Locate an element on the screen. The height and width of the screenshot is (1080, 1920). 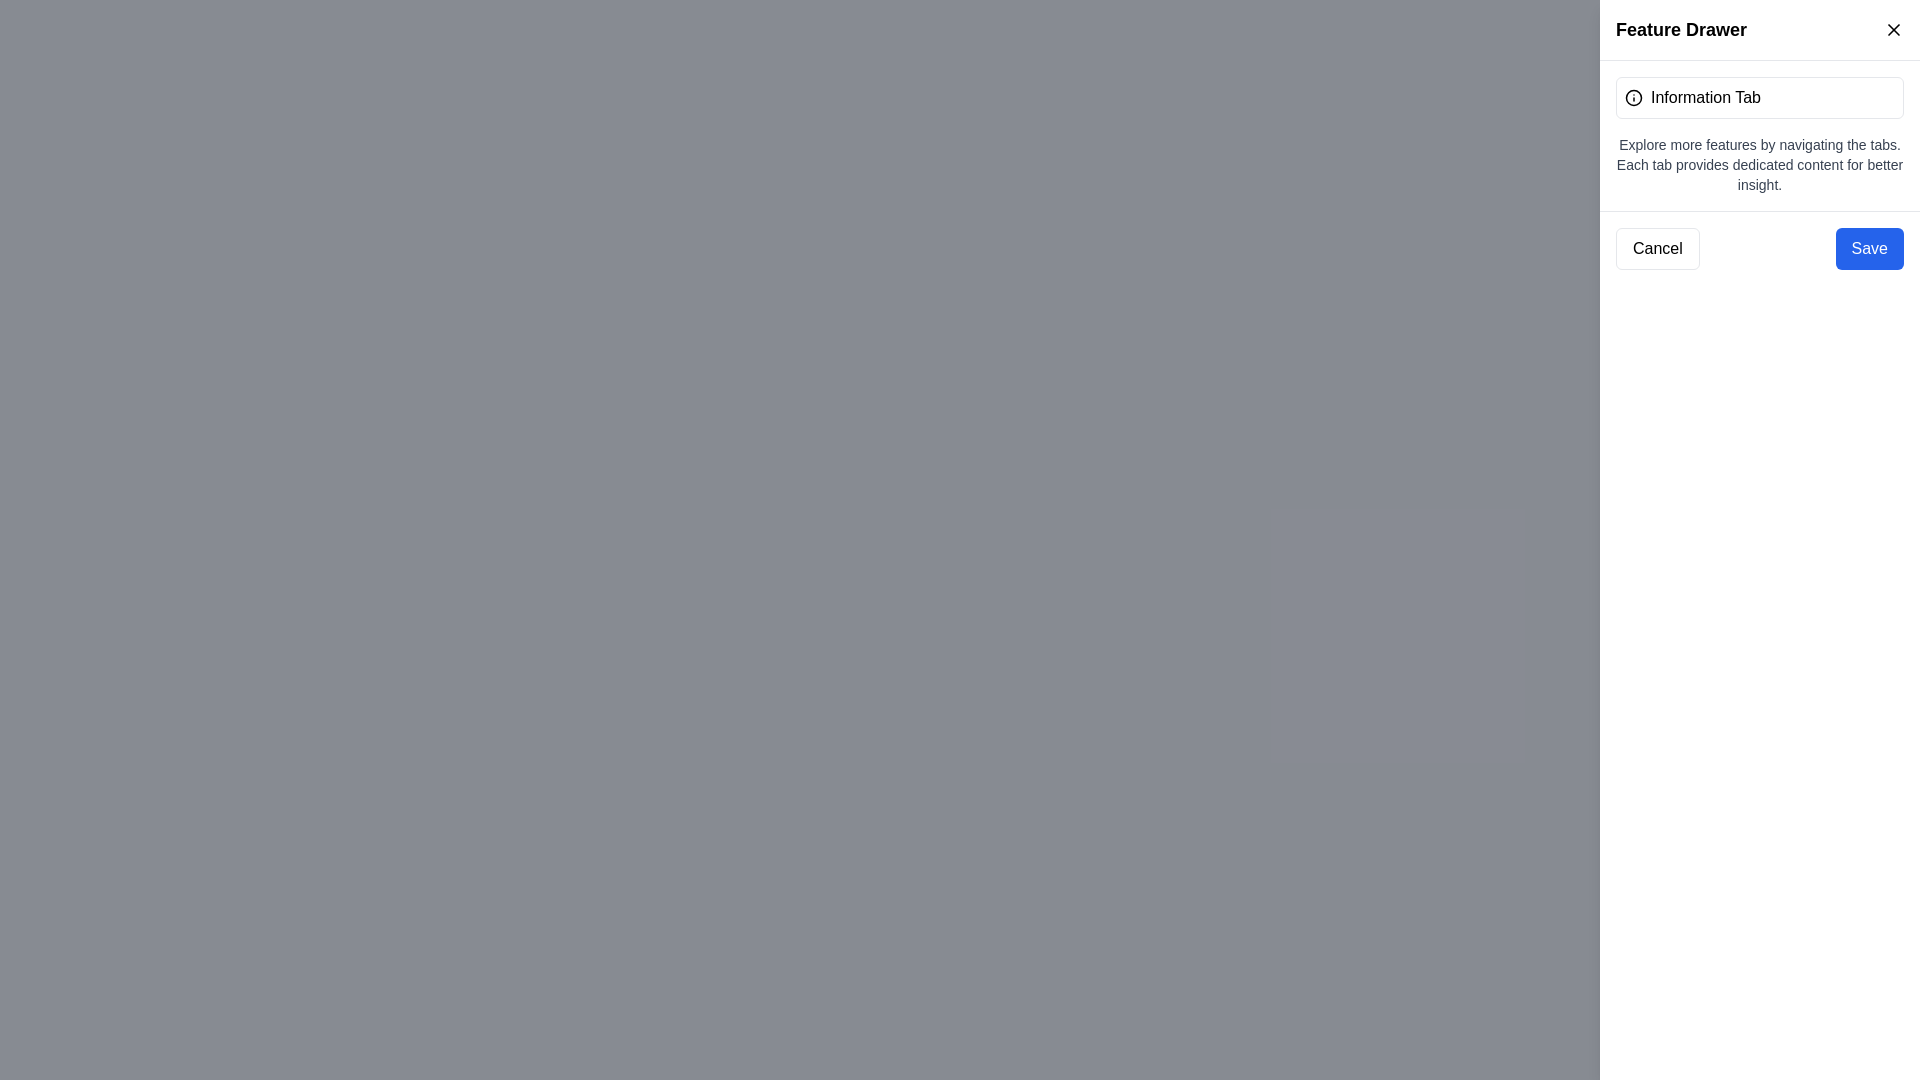
the rectangular blue 'Save' button with rounded corners is located at coordinates (1868, 248).